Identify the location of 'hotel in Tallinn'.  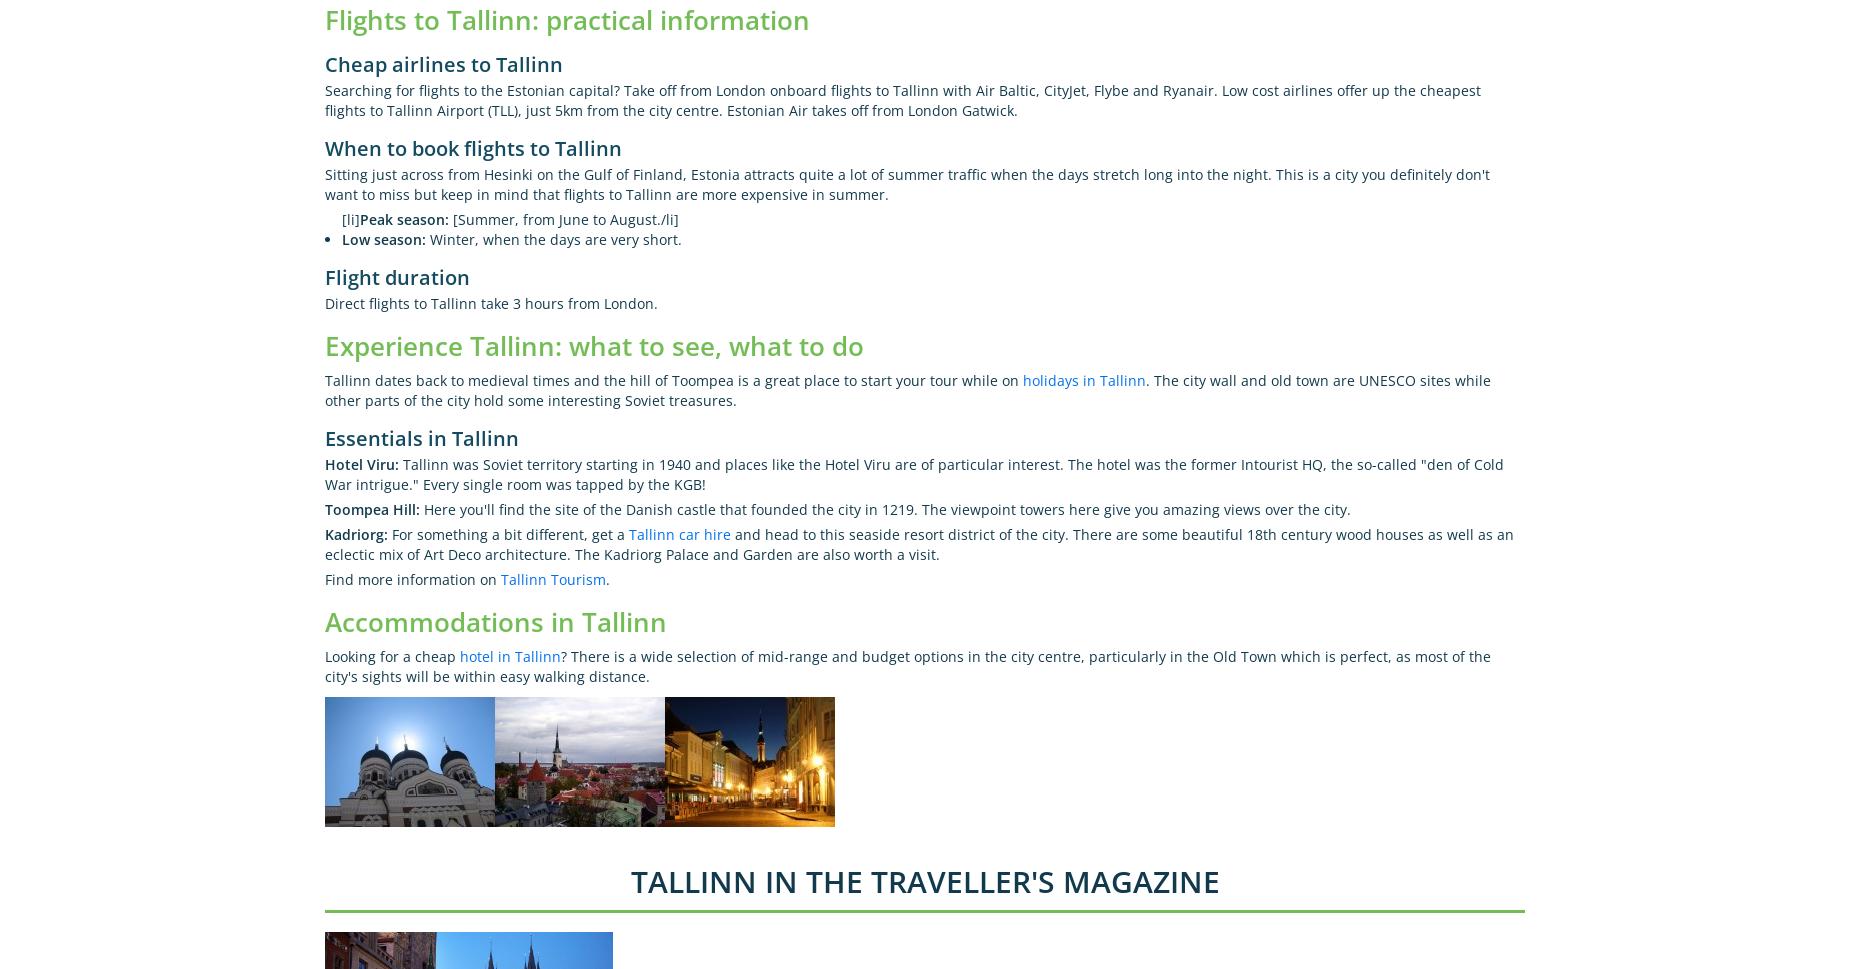
(510, 655).